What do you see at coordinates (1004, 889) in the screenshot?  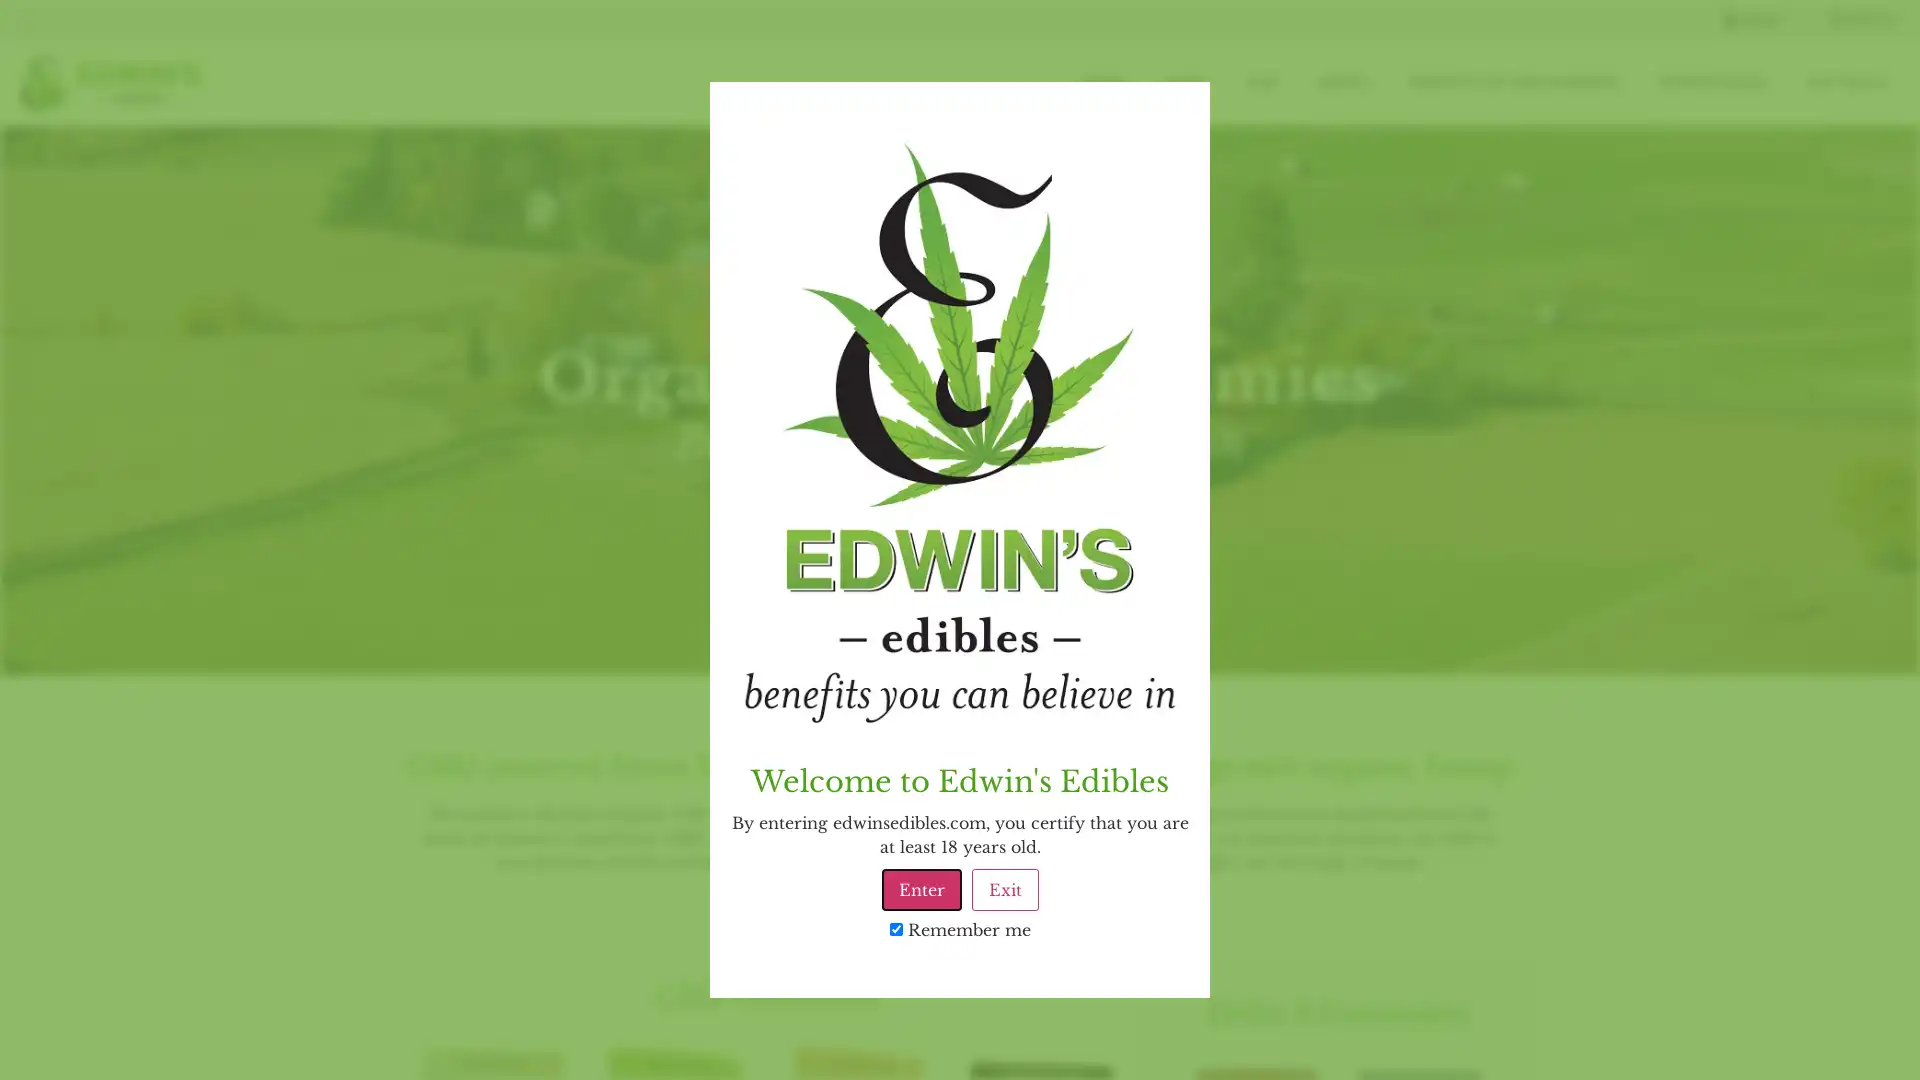 I see `Exit` at bounding box center [1004, 889].